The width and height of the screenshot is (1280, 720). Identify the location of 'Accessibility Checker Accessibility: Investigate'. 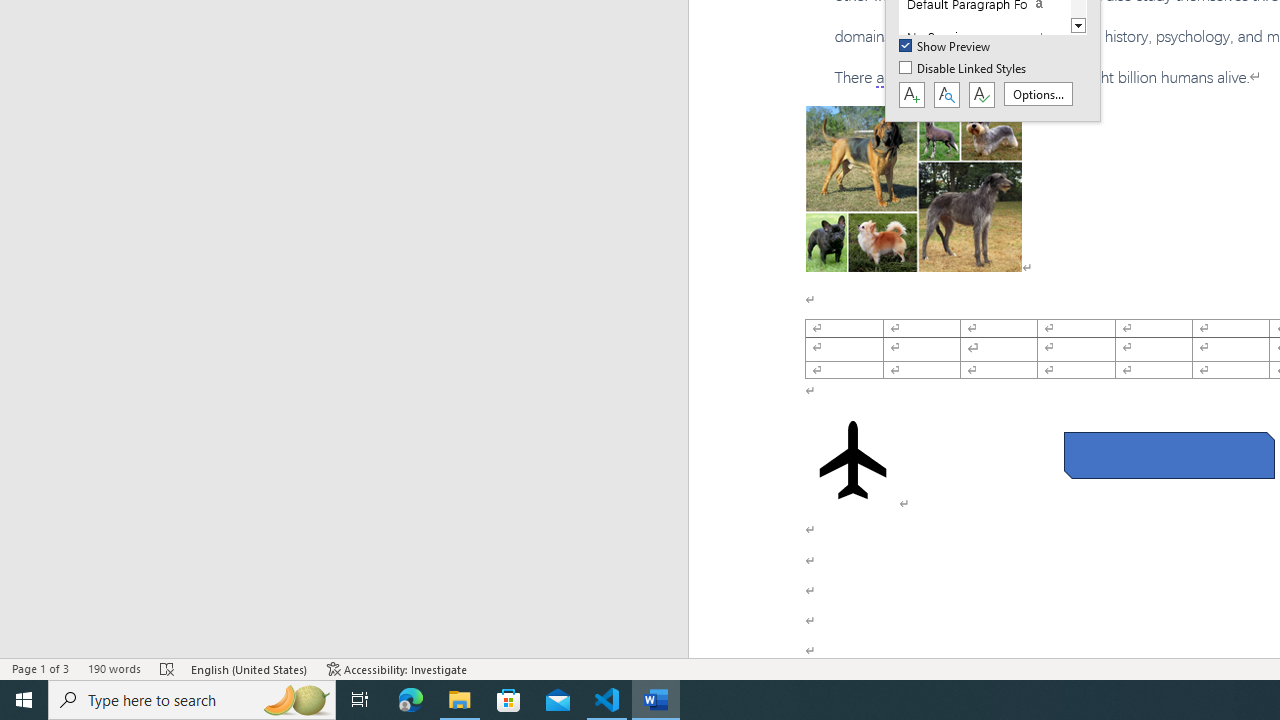
(397, 669).